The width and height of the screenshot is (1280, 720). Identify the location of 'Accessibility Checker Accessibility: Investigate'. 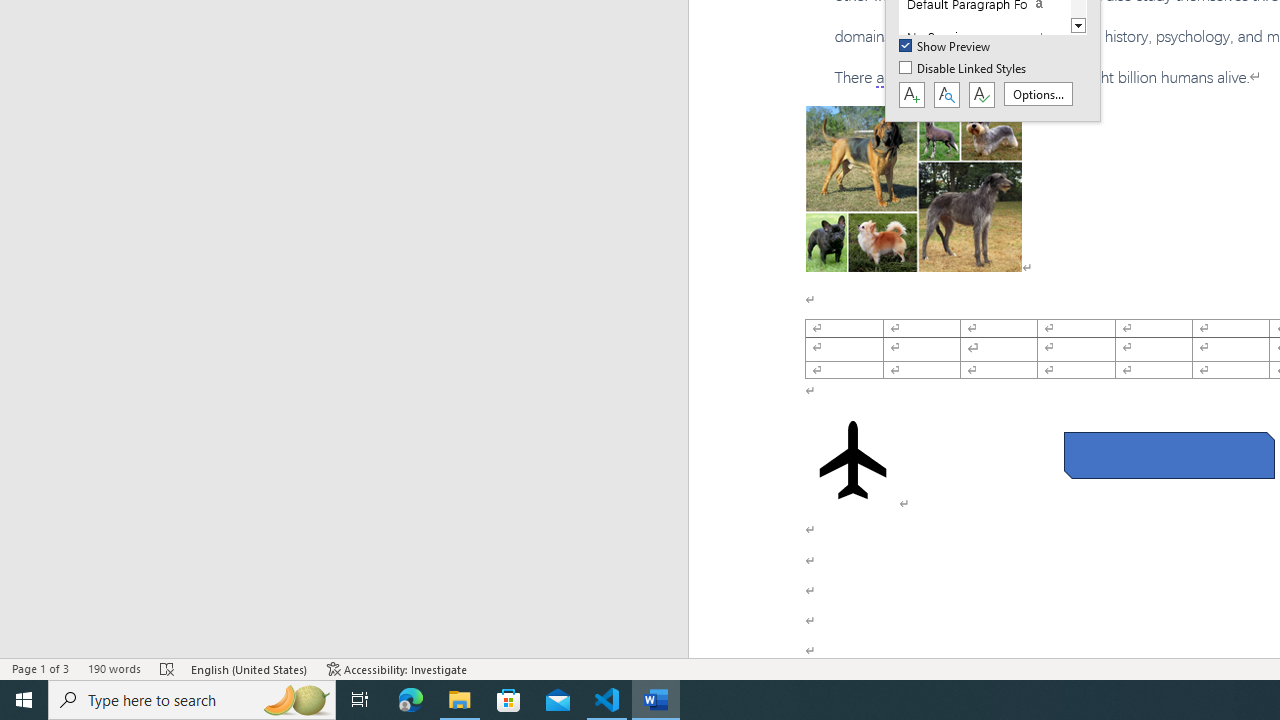
(397, 669).